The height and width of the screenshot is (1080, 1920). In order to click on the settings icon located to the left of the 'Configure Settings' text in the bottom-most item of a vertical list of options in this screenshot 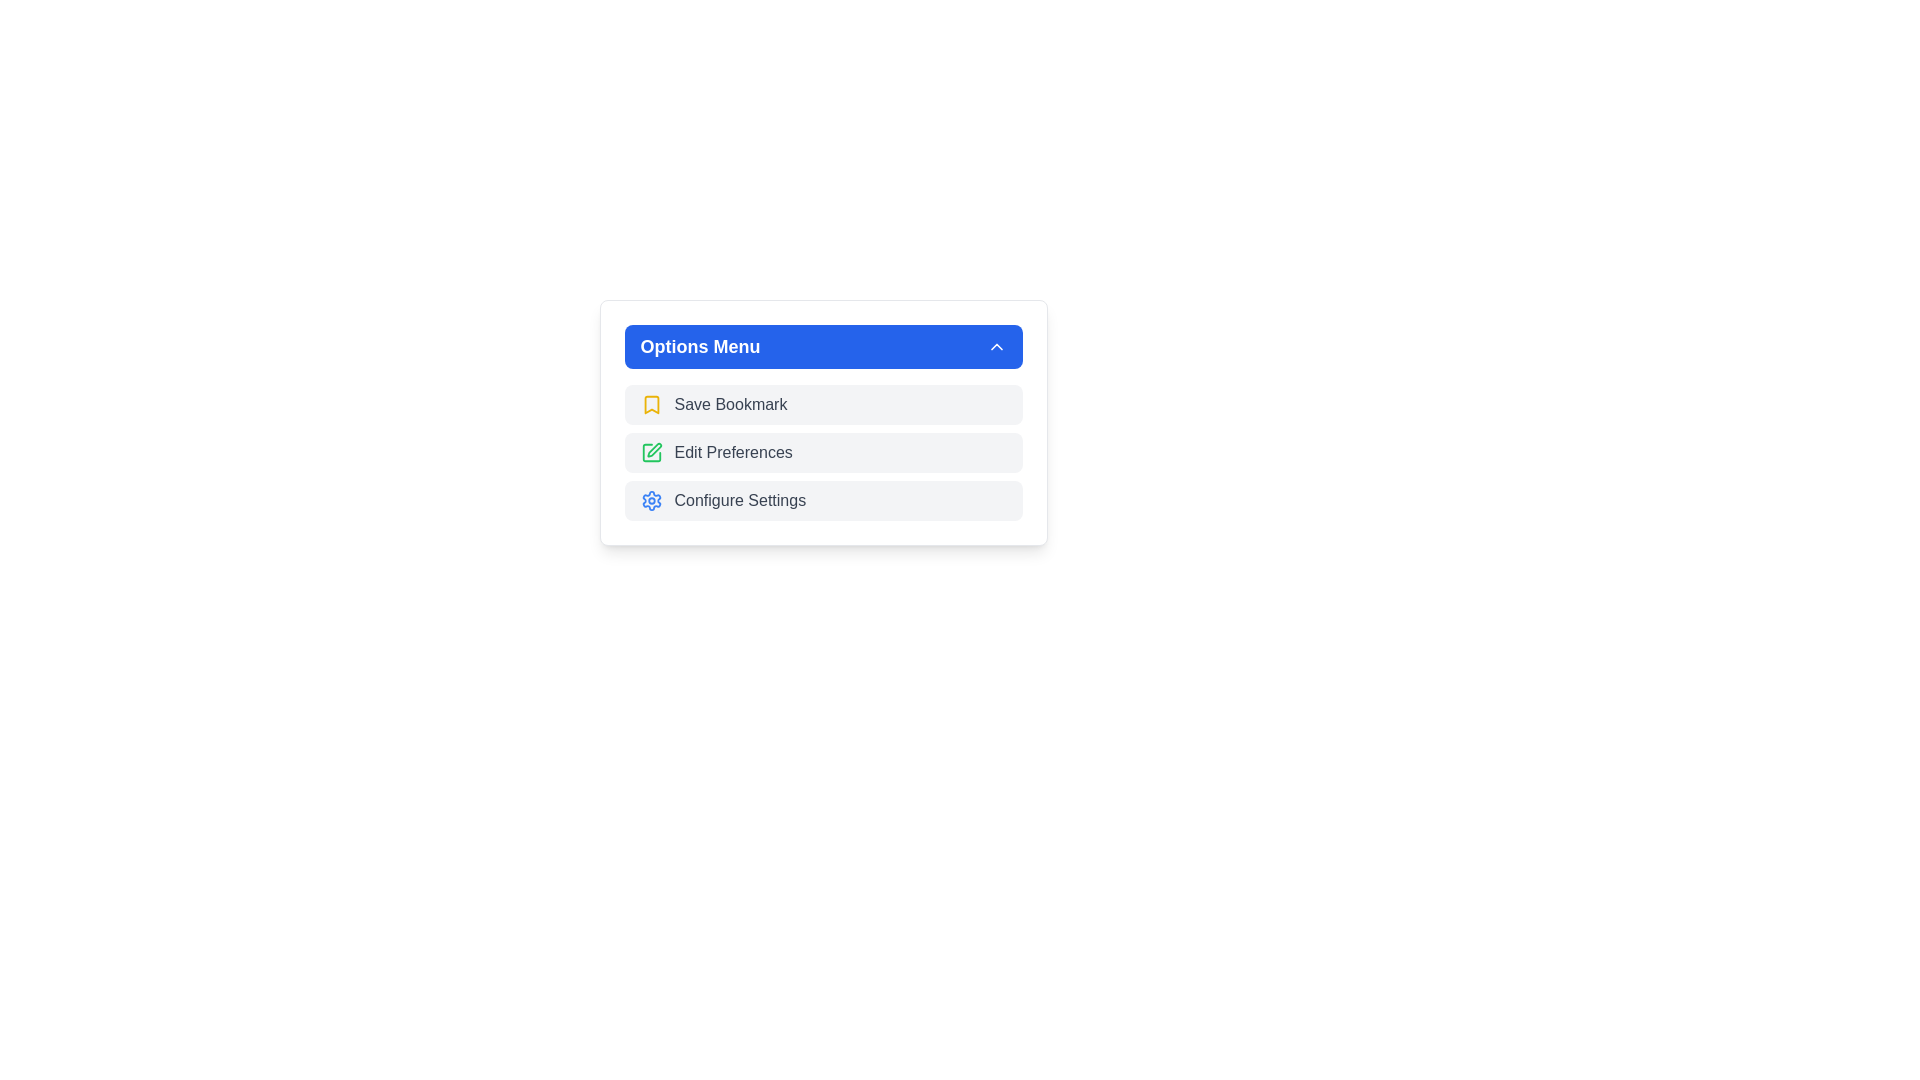, I will do `click(651, 500)`.